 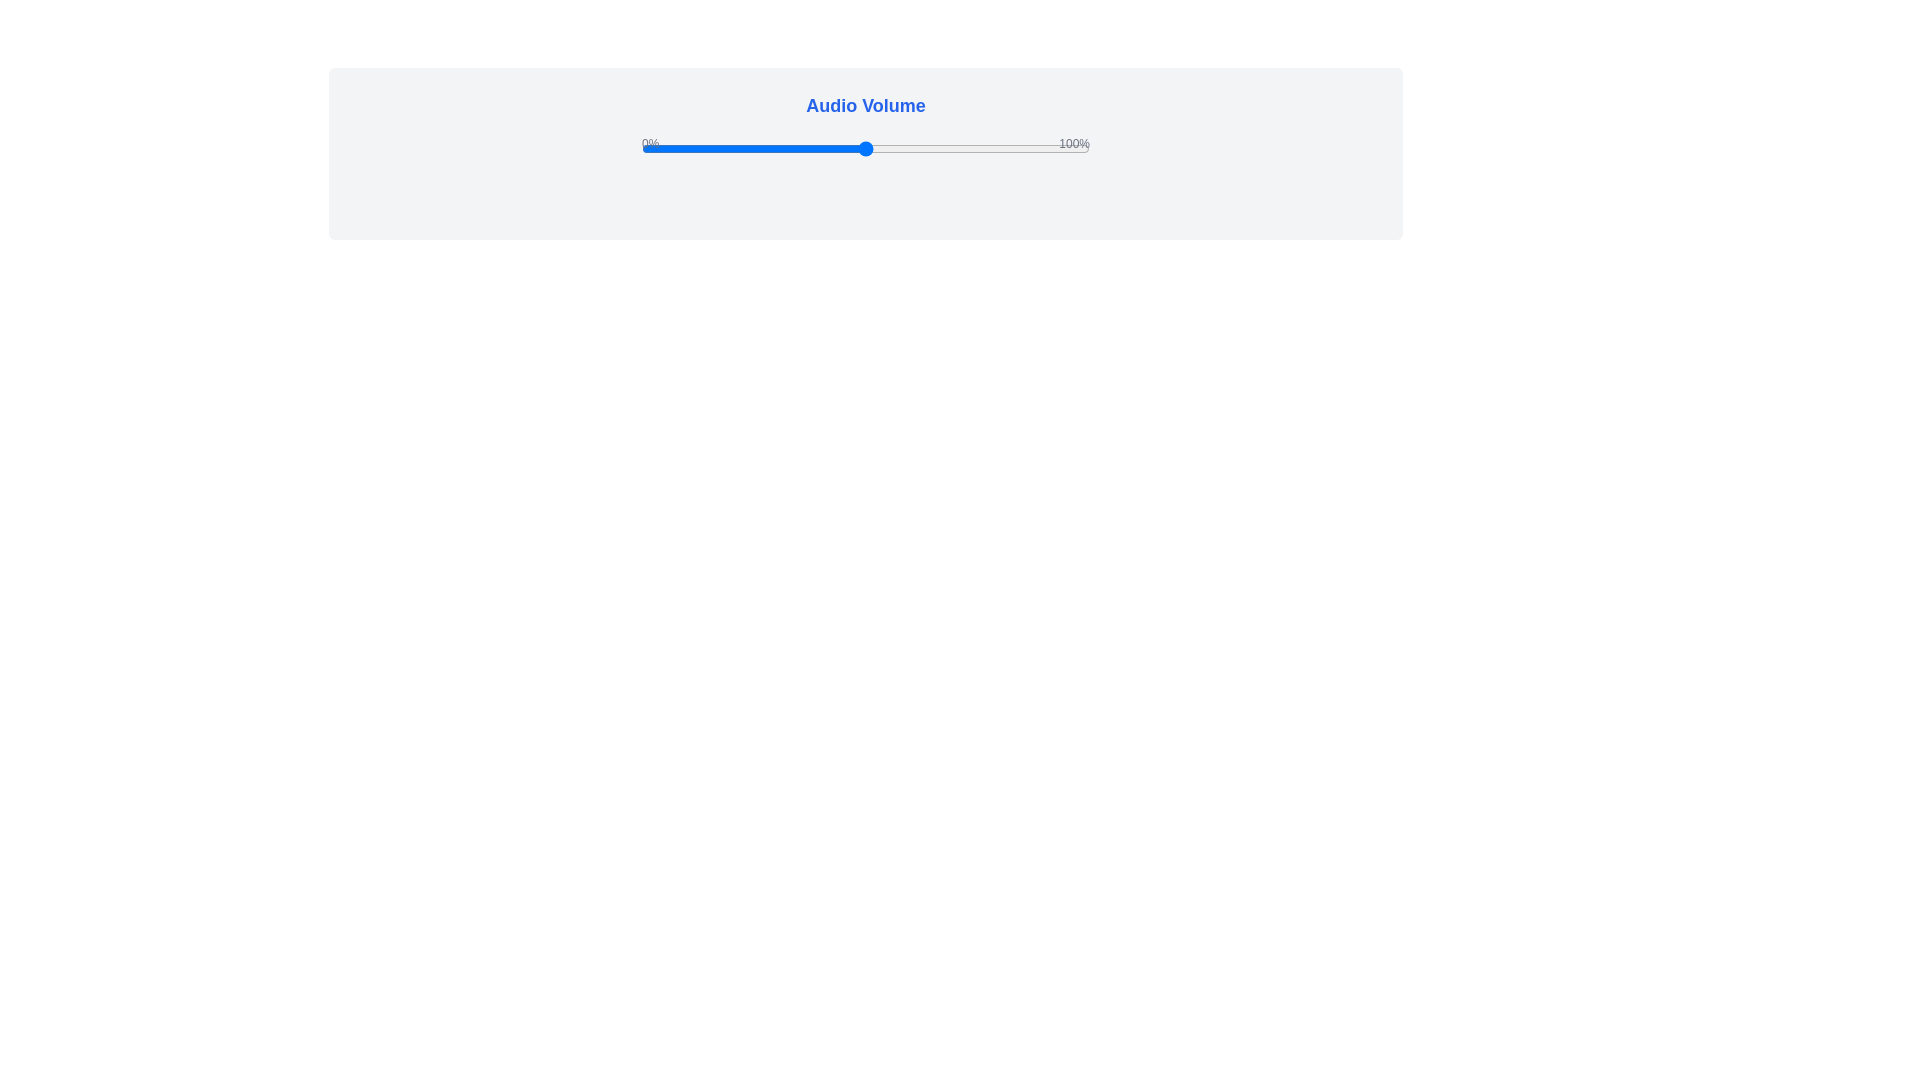 What do you see at coordinates (918, 148) in the screenshot?
I see `the audio volume` at bounding box center [918, 148].